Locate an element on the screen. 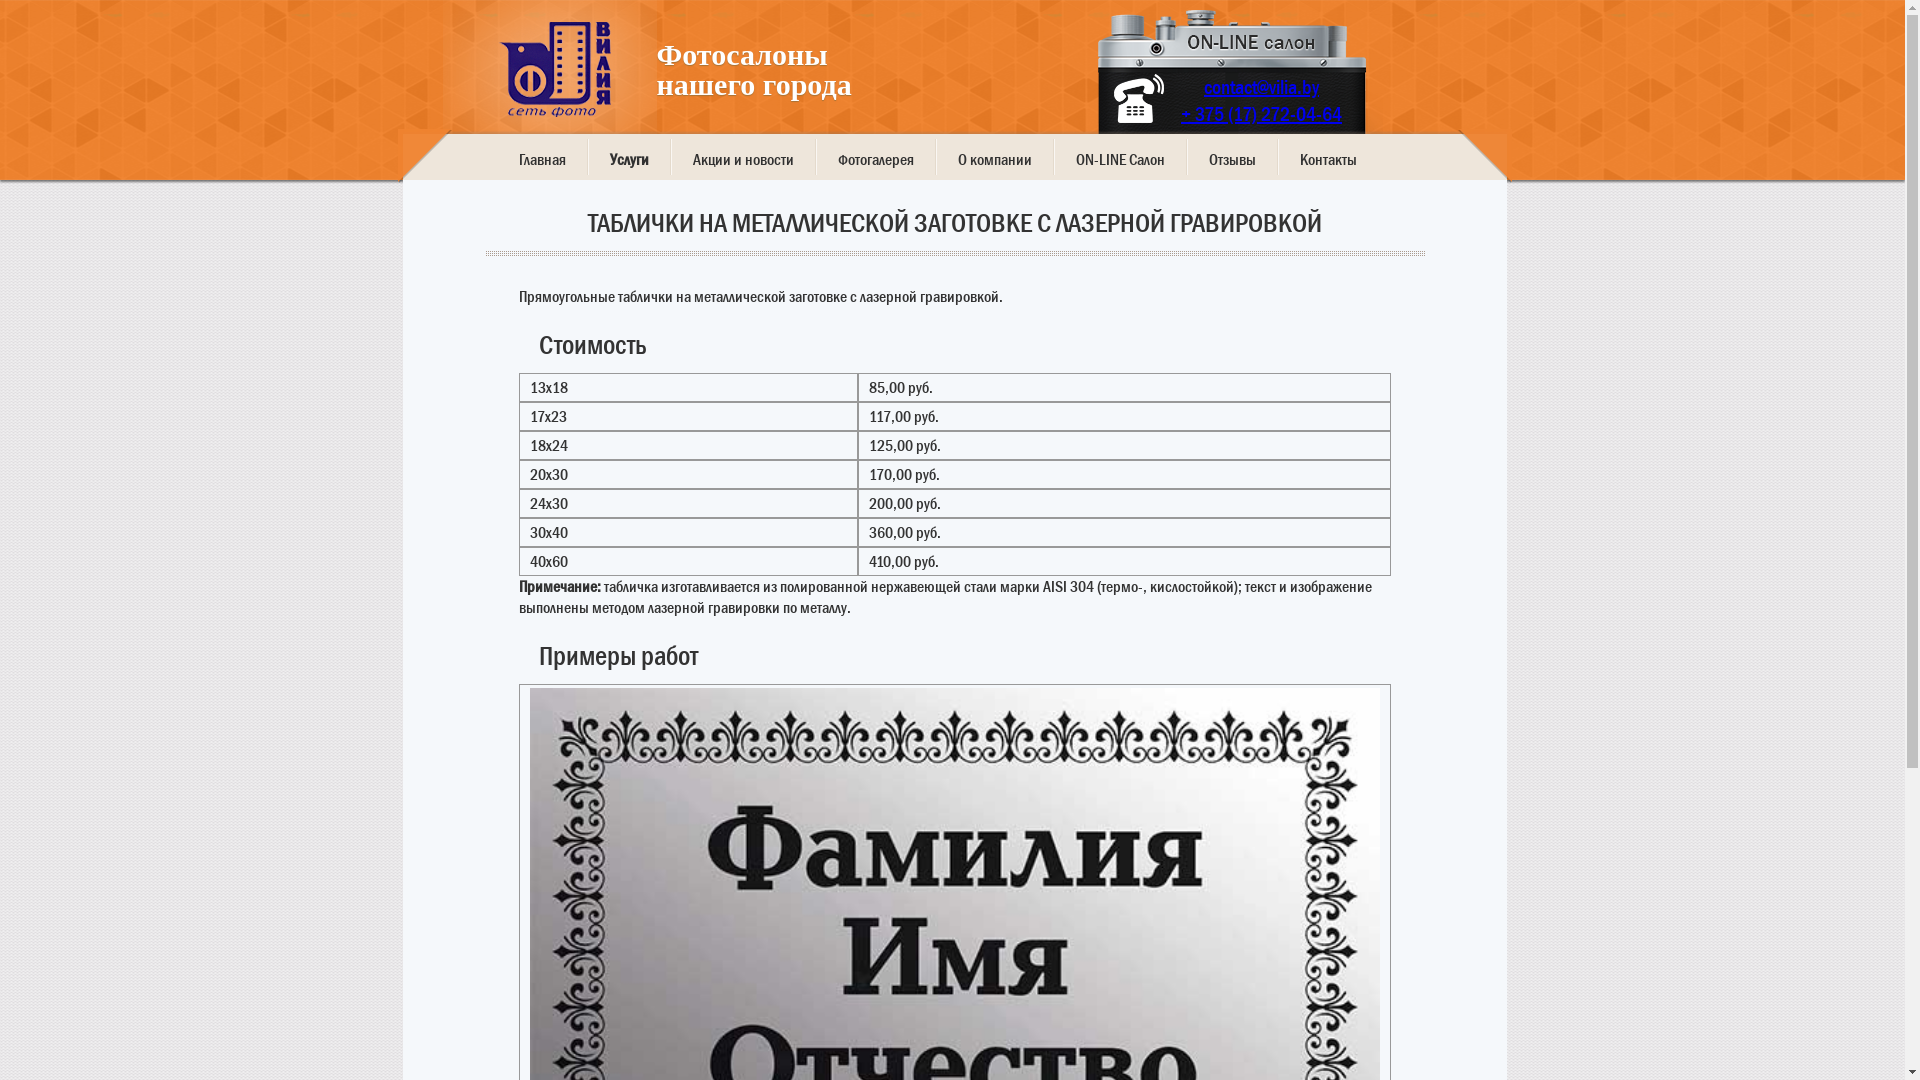 The width and height of the screenshot is (1920, 1080). '+ 375 (17) 272-04-64' is located at coordinates (1180, 114).